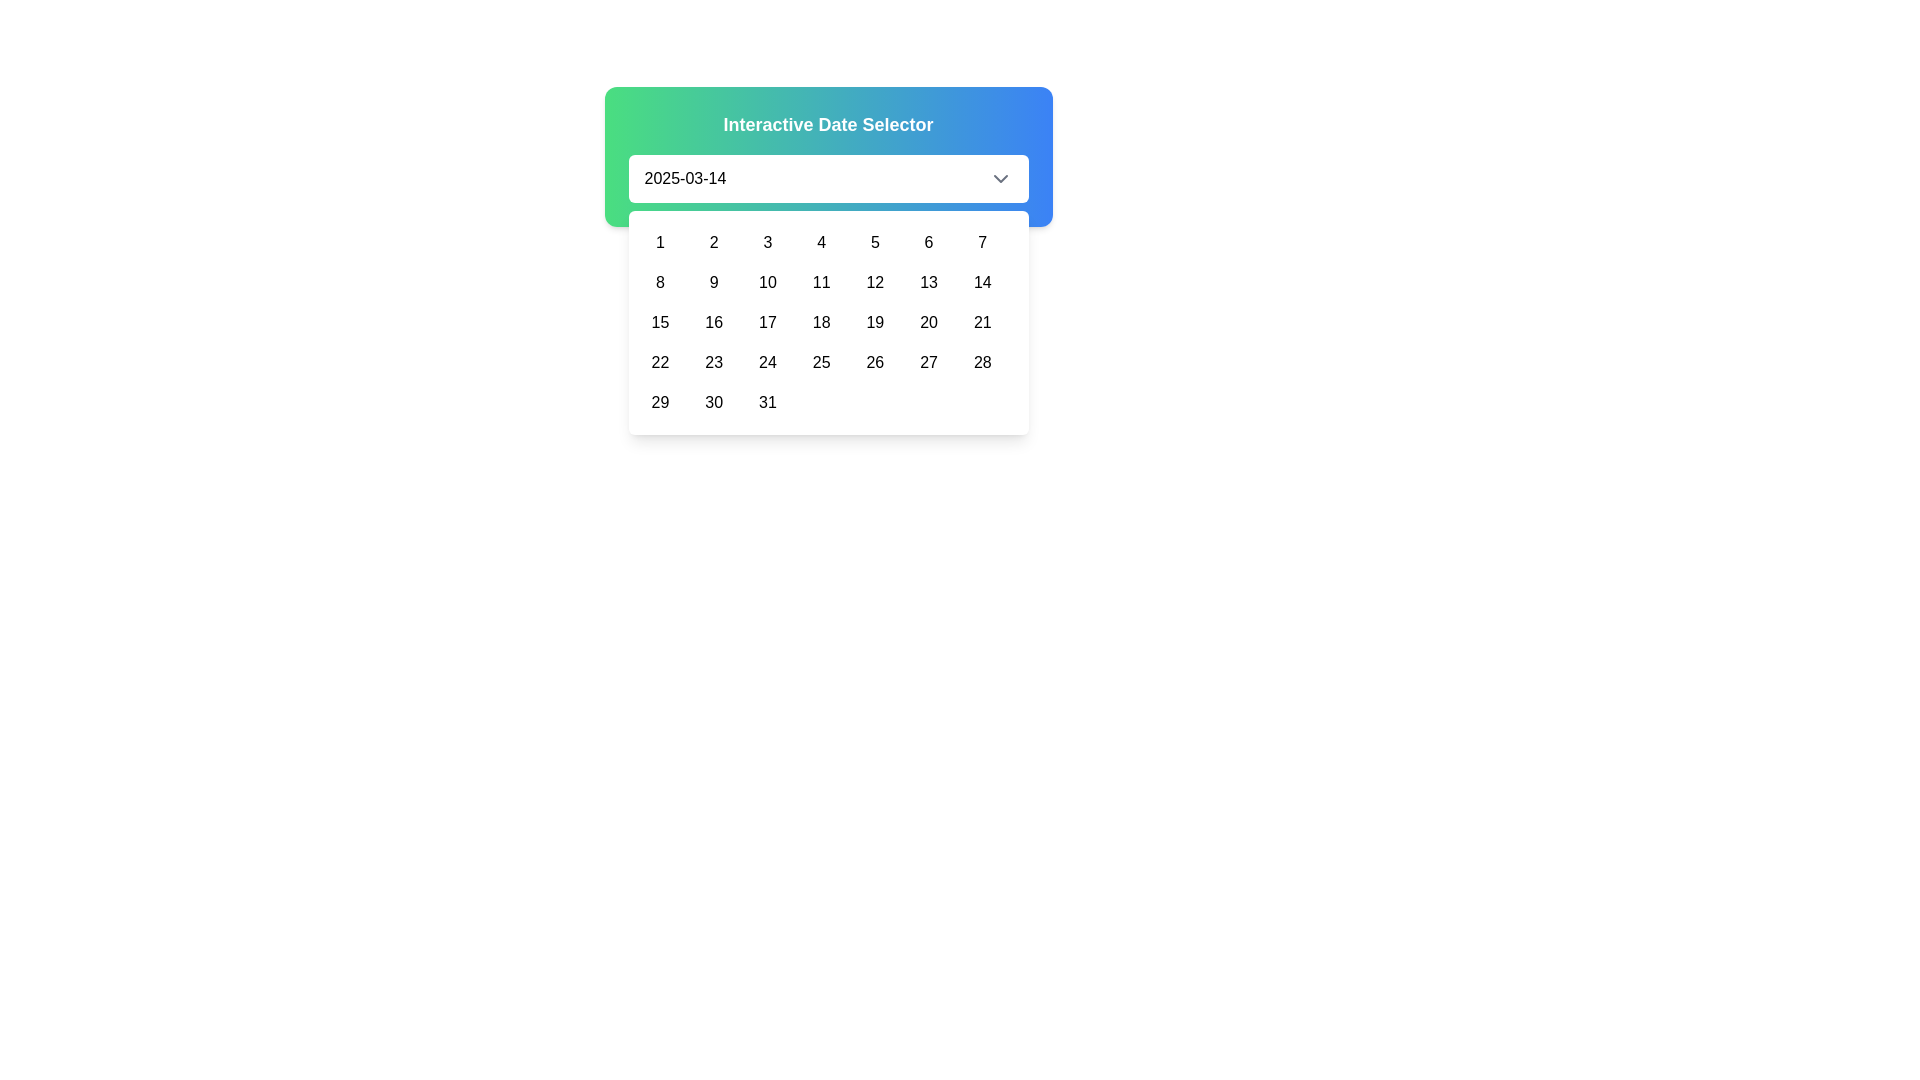 This screenshot has width=1920, height=1080. Describe the element at coordinates (767, 242) in the screenshot. I see `the button labeled '3' in the date-picker interface` at that location.